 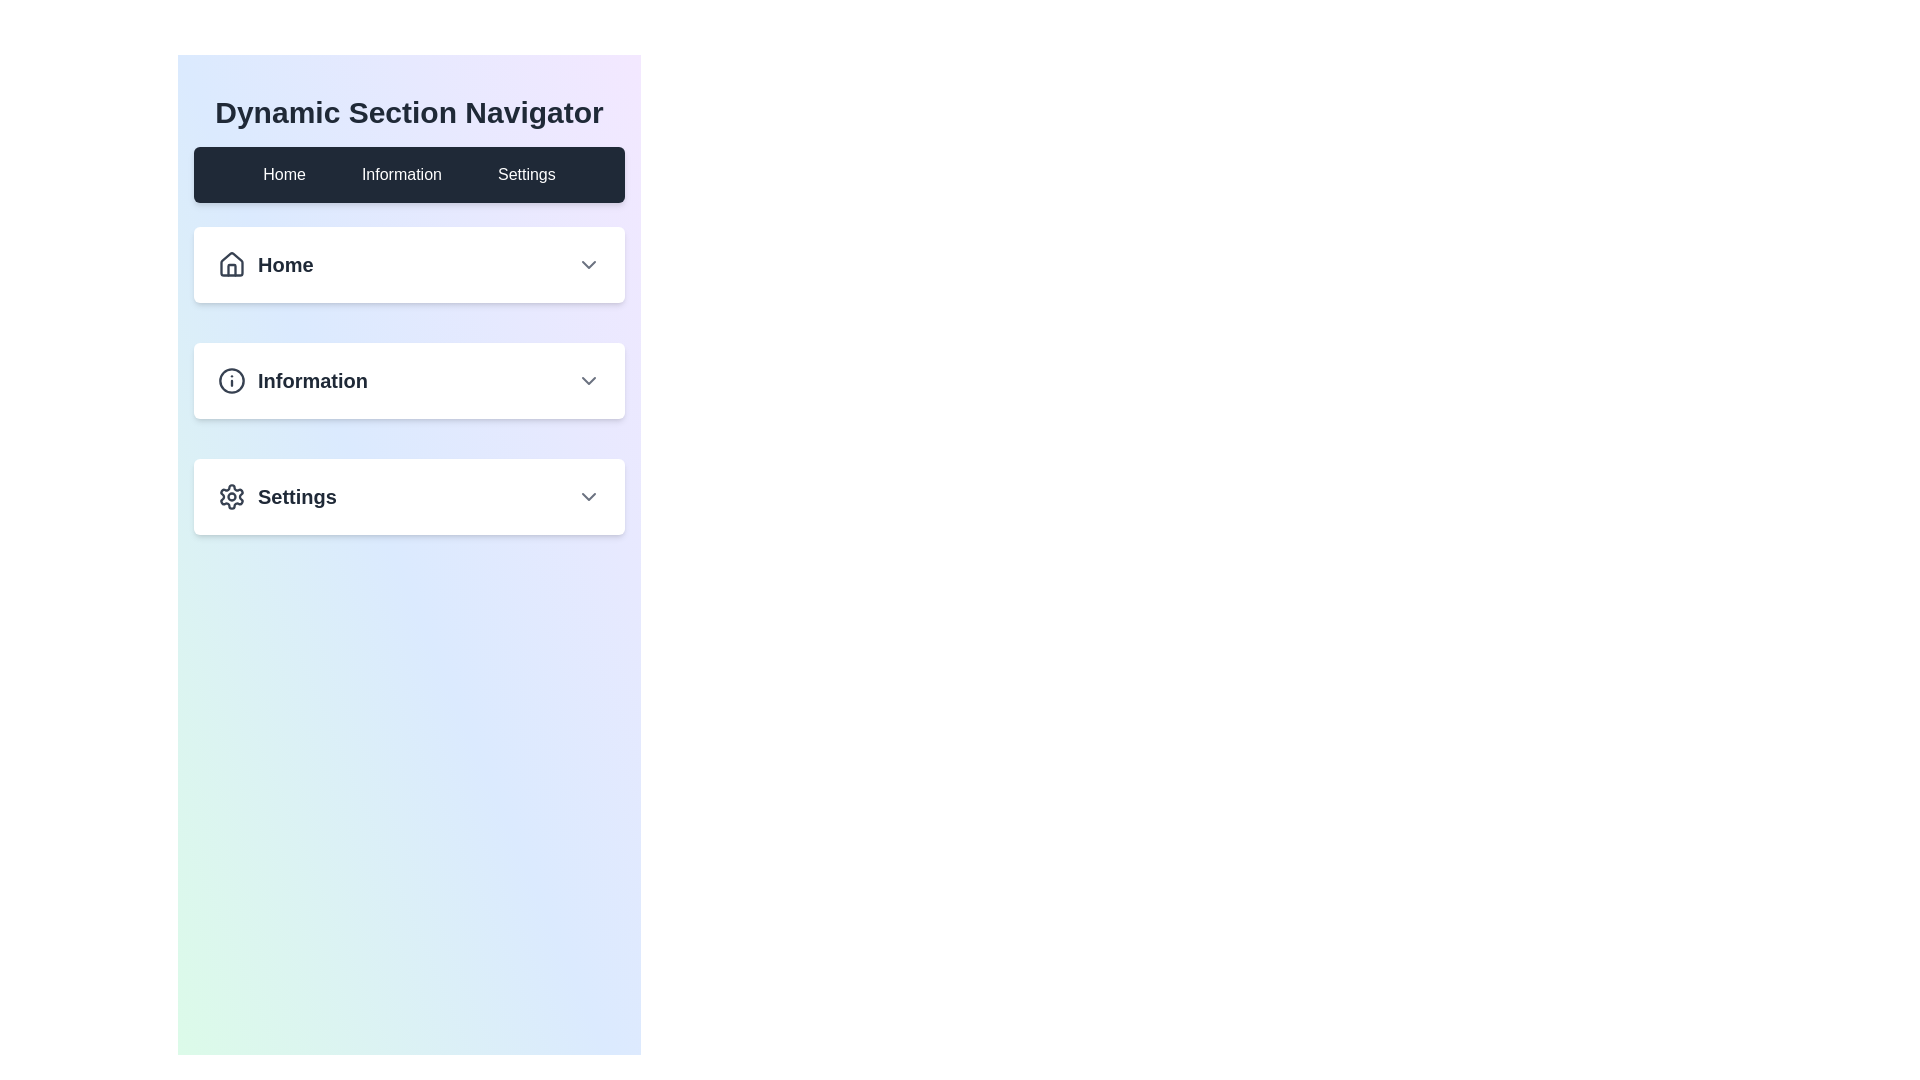 I want to click on the gear icon located in the third collapsible card section labeled 'Settings' to interact with it, so click(x=231, y=496).